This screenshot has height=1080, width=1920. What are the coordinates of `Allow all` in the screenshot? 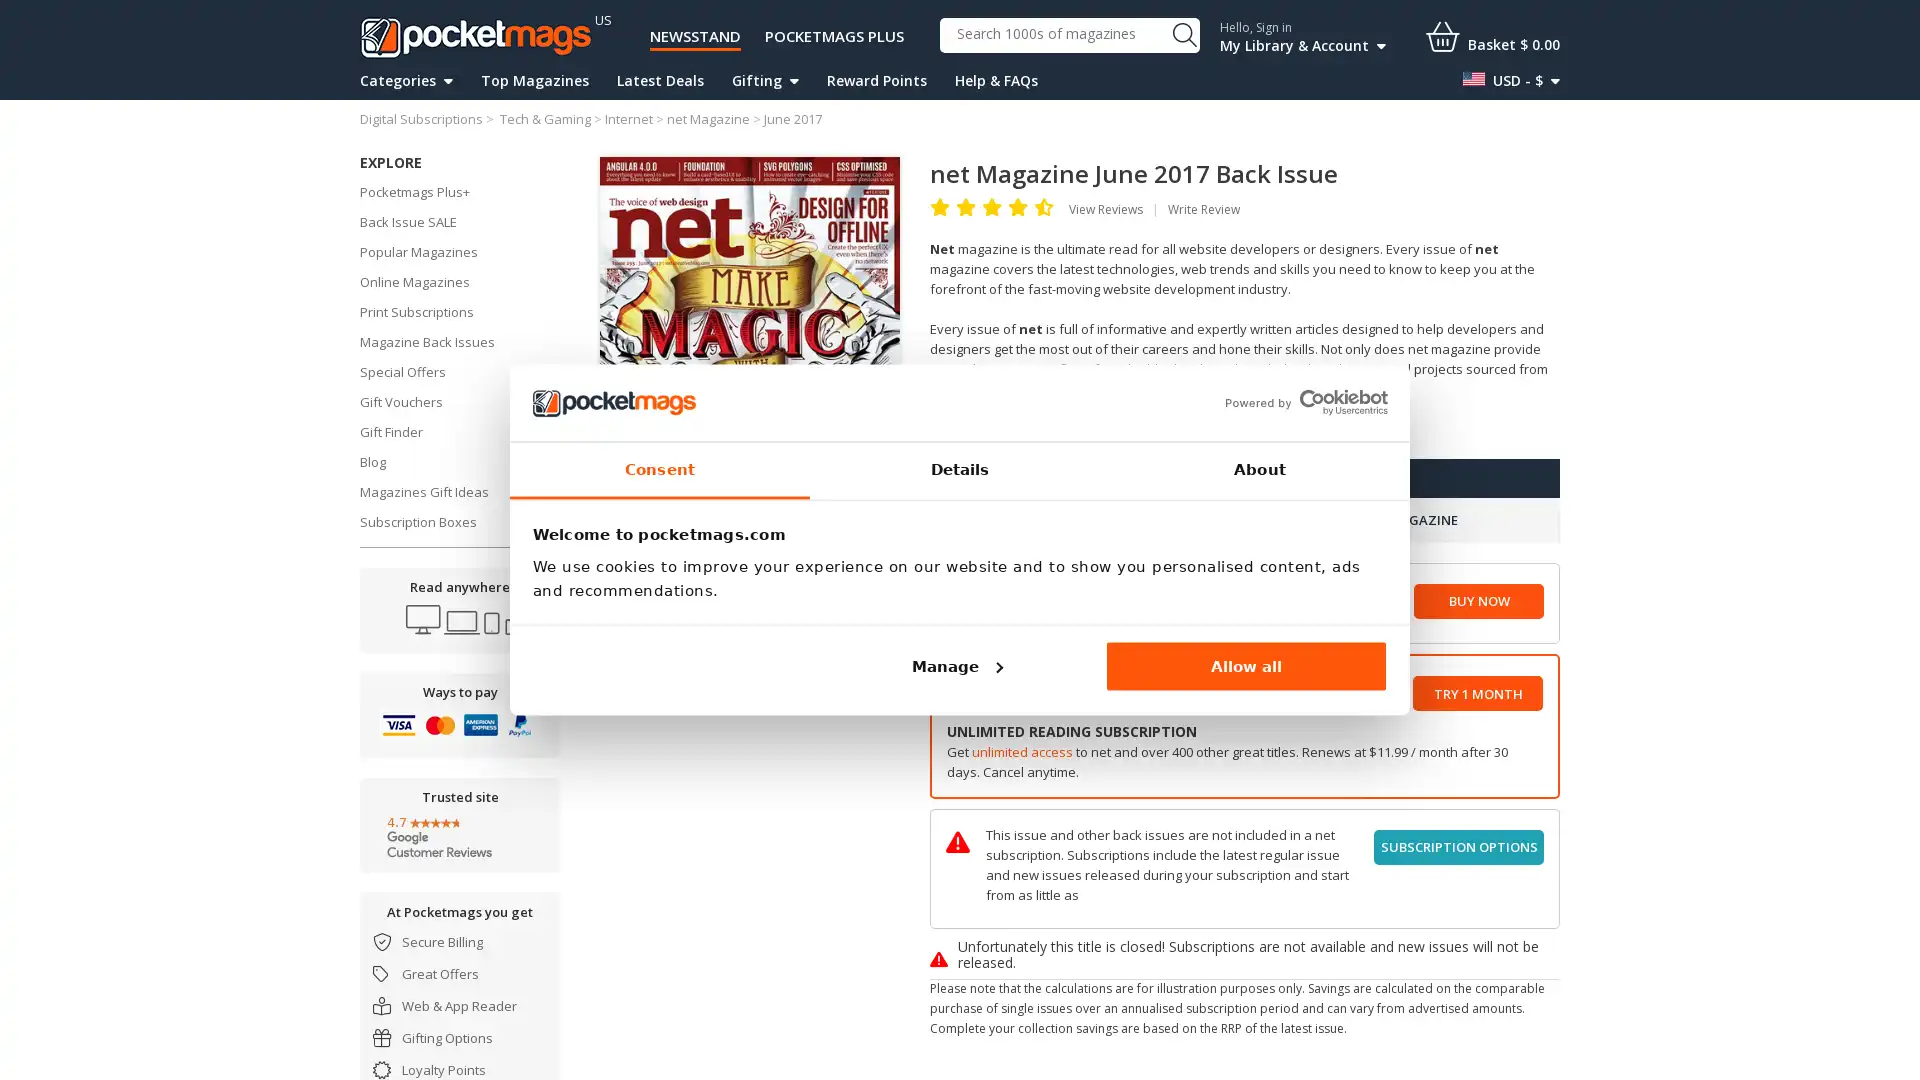 It's located at (1245, 666).